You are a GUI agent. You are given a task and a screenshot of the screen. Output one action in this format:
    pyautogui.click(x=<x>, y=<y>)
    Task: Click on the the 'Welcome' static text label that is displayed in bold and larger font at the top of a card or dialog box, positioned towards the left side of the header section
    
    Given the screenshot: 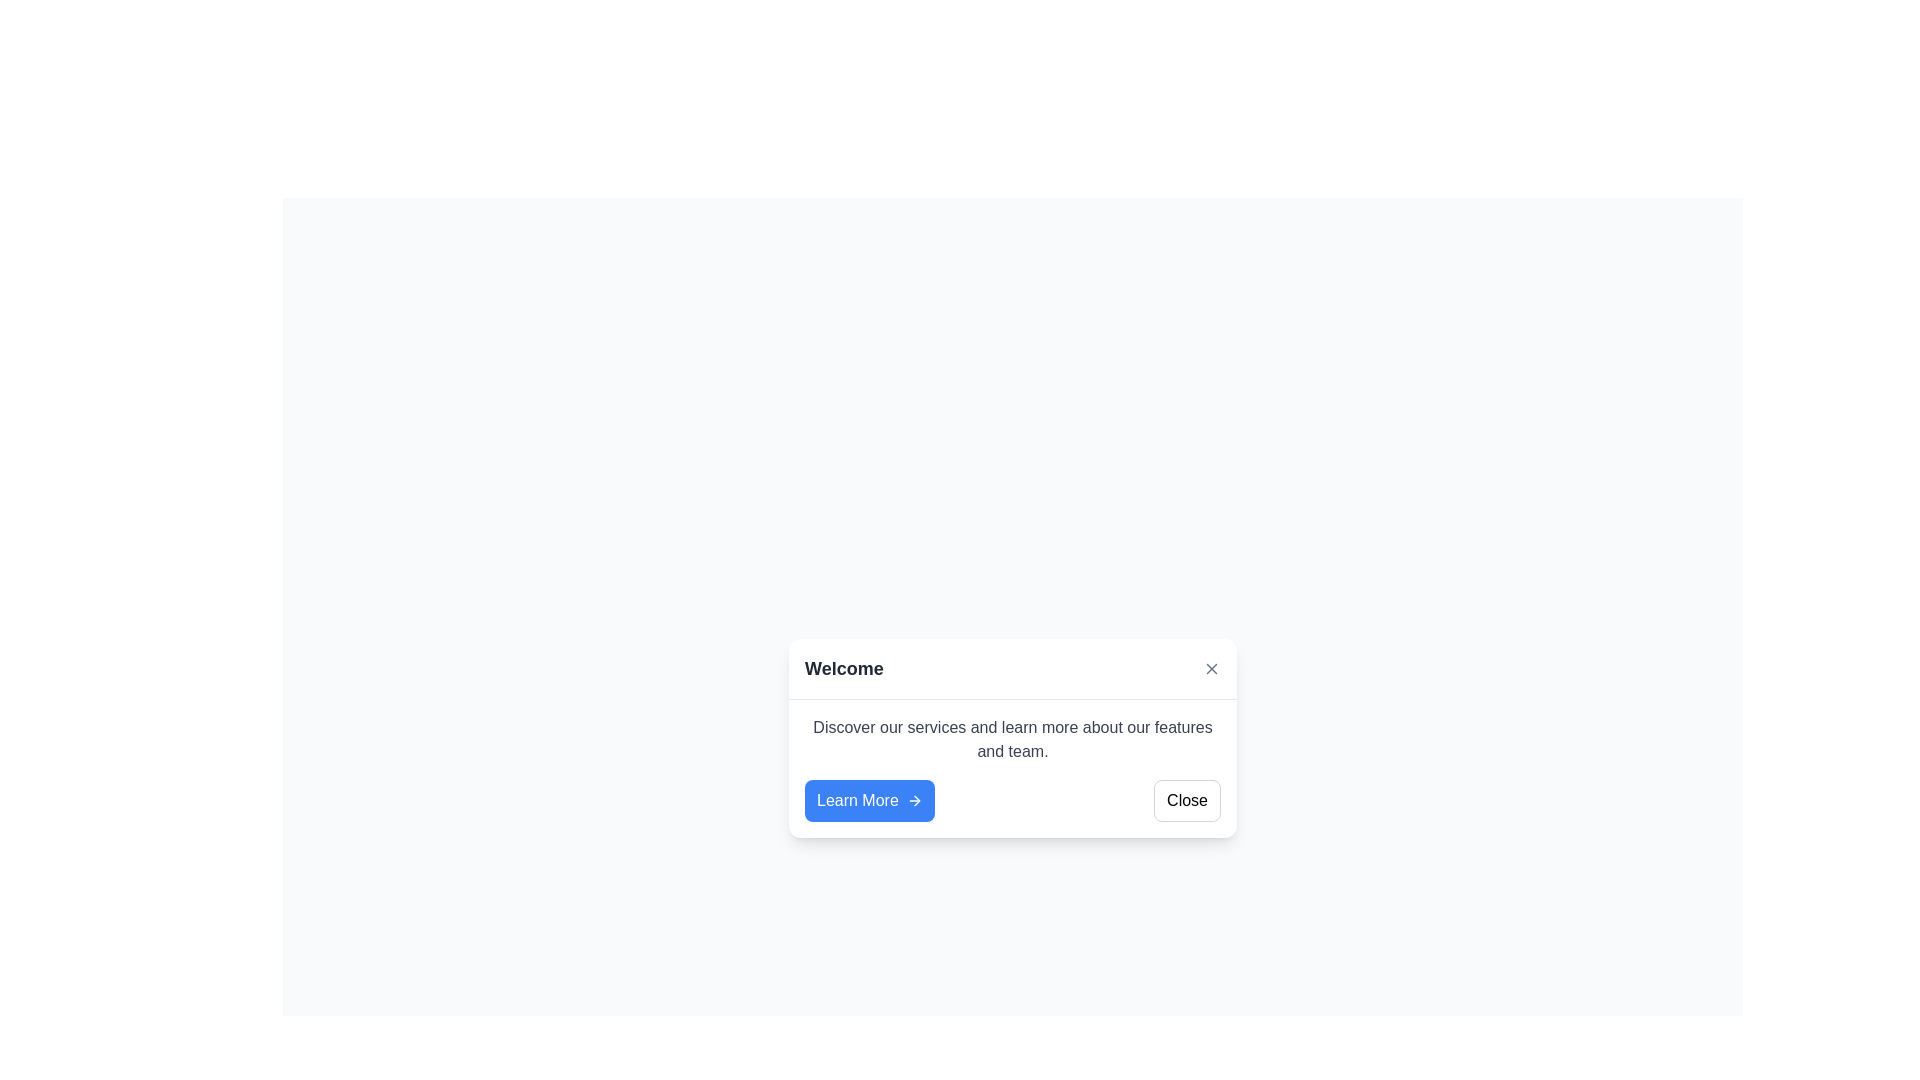 What is the action you would take?
    pyautogui.click(x=844, y=668)
    